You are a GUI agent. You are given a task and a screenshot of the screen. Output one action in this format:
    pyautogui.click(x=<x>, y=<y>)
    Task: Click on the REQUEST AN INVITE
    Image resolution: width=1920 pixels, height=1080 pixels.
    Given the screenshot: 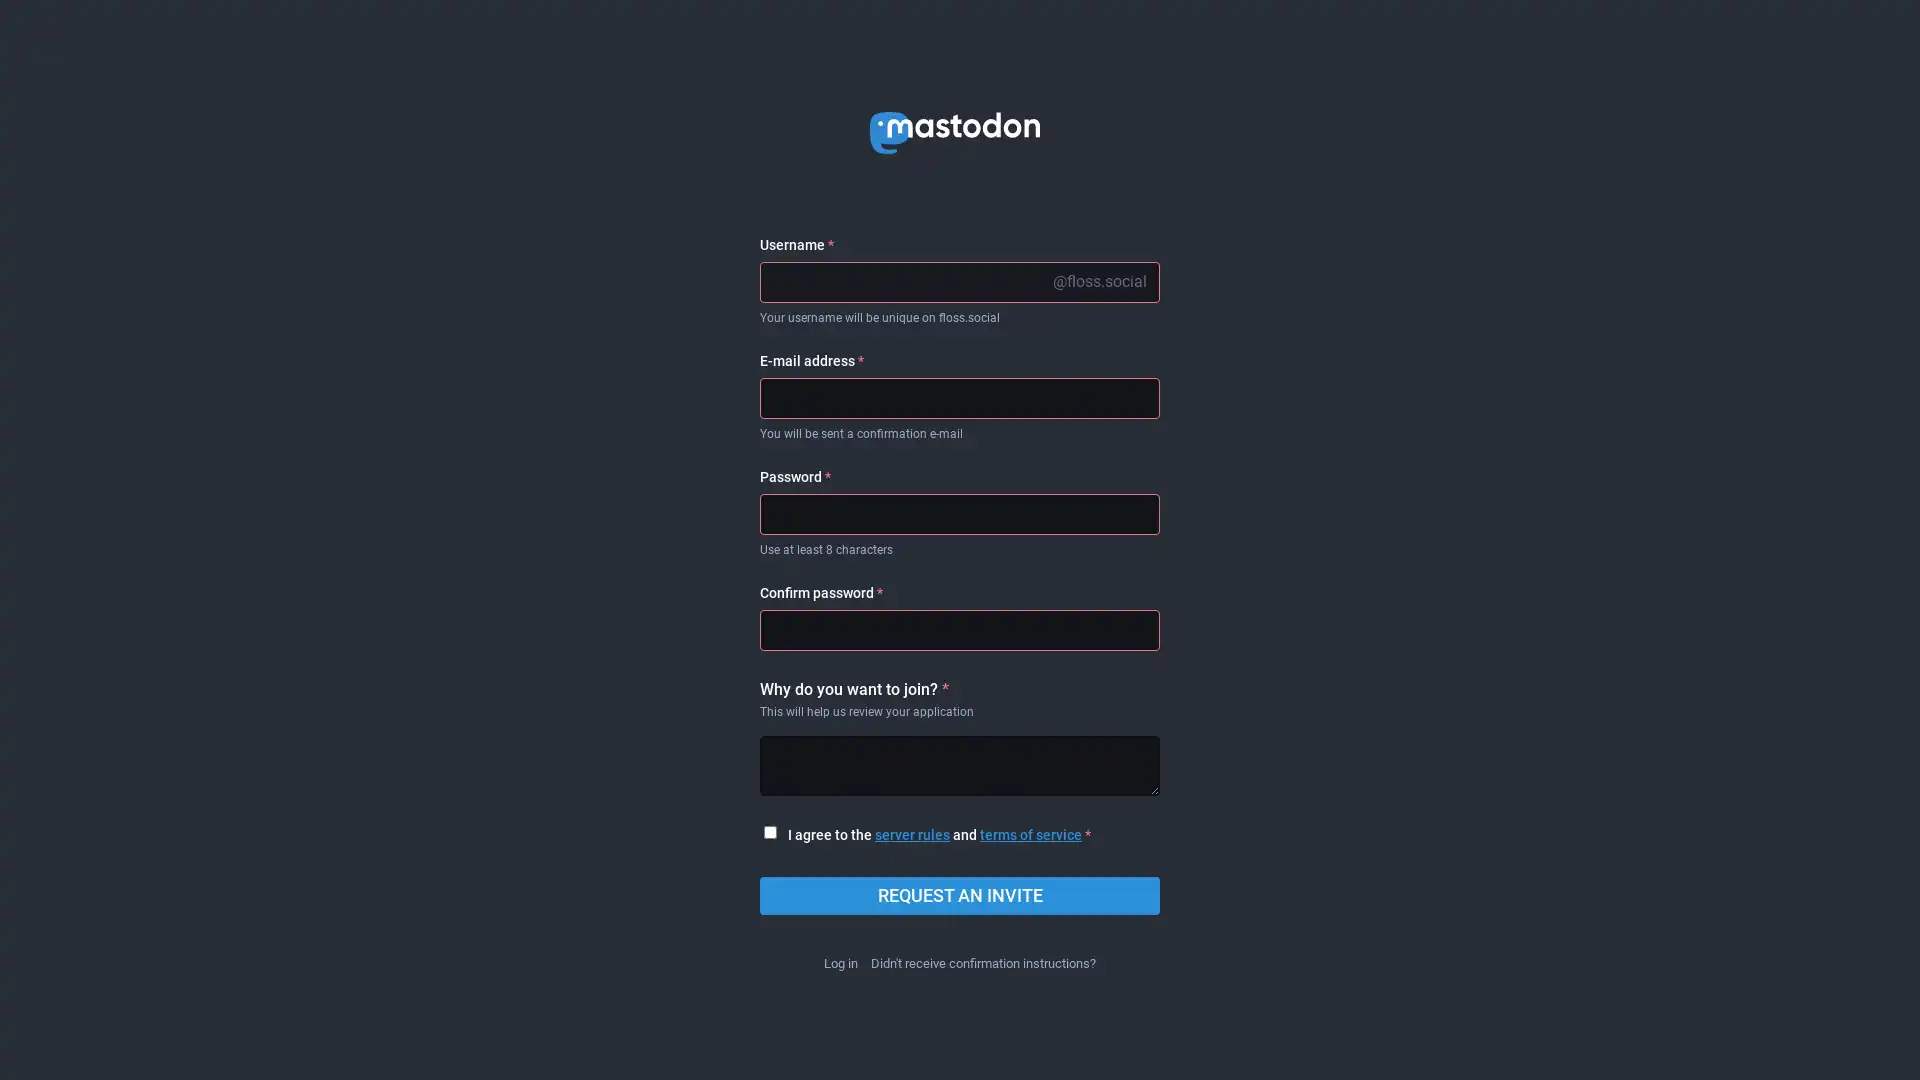 What is the action you would take?
    pyautogui.click(x=960, y=894)
    